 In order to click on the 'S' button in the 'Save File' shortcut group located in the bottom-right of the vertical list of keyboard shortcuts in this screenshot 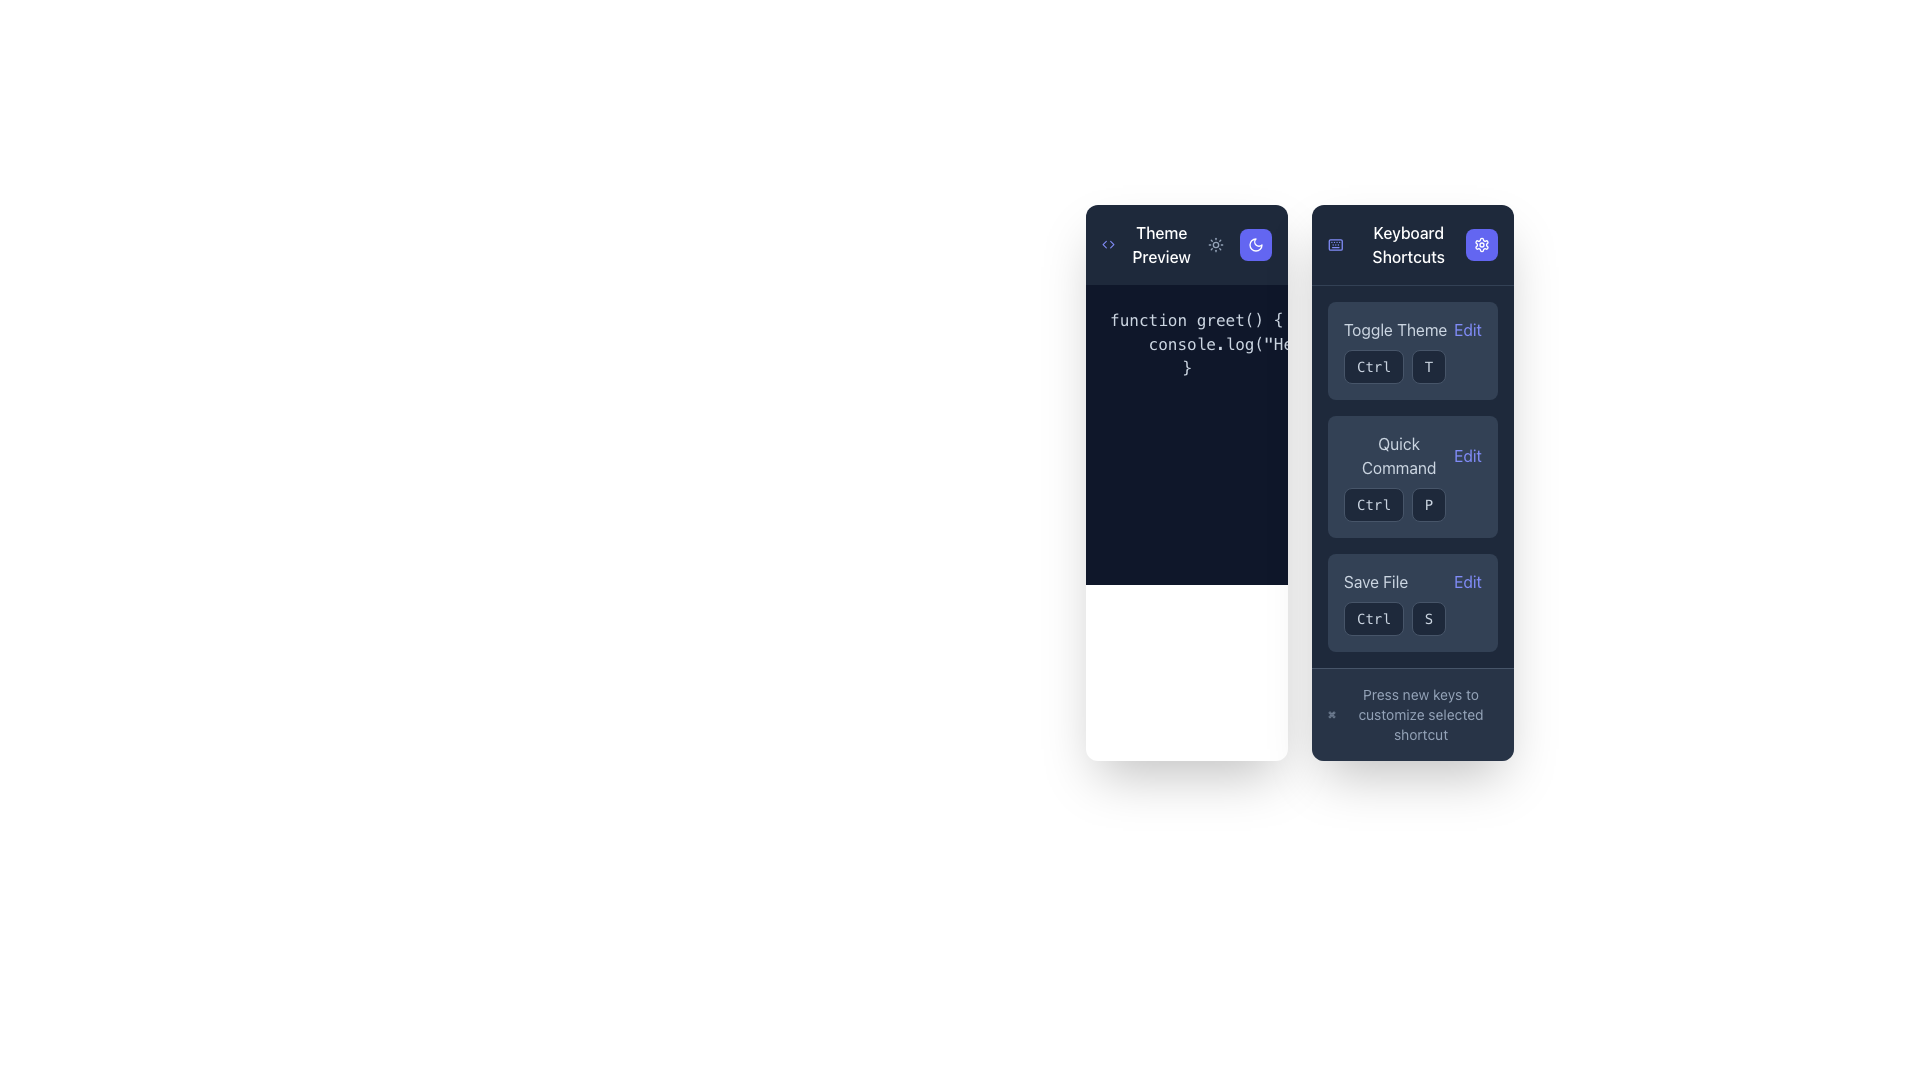, I will do `click(1427, 617)`.